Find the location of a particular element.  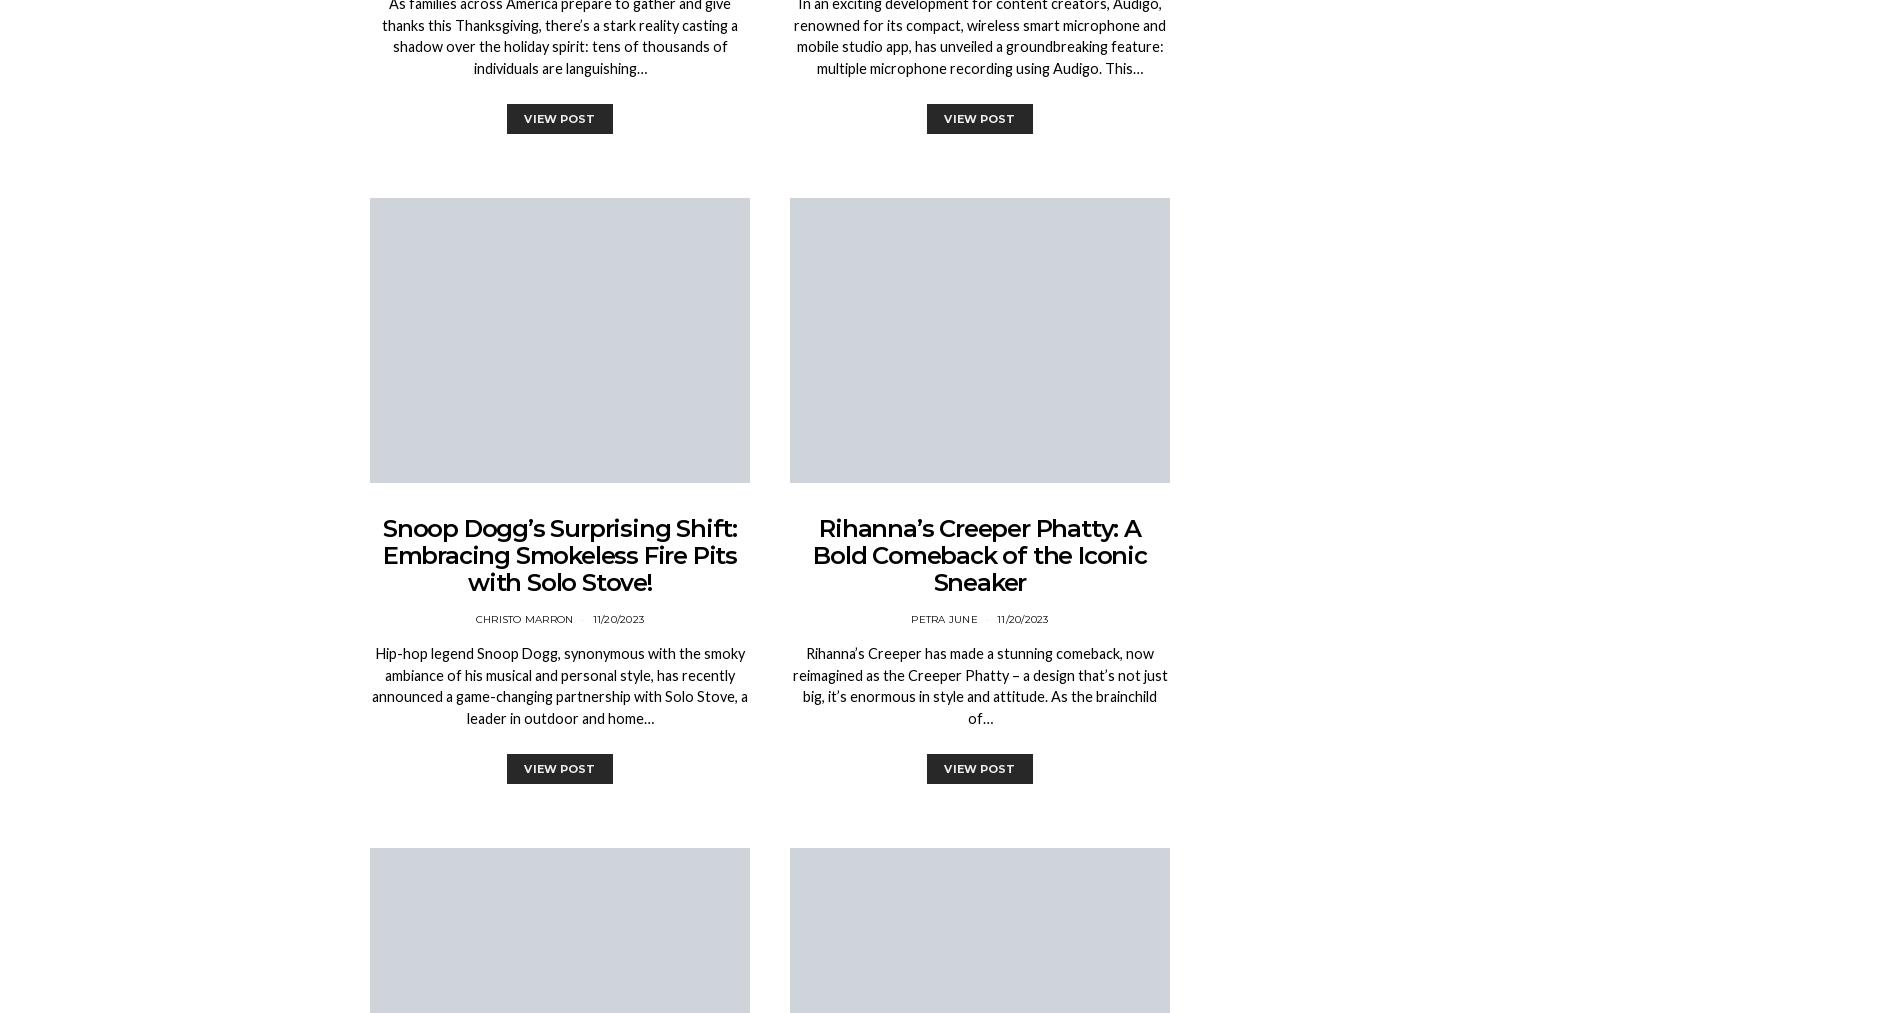

'Rihanna’s Creeper Phatty: A Bold Comeback of the Iconic Sneaker' is located at coordinates (979, 555).